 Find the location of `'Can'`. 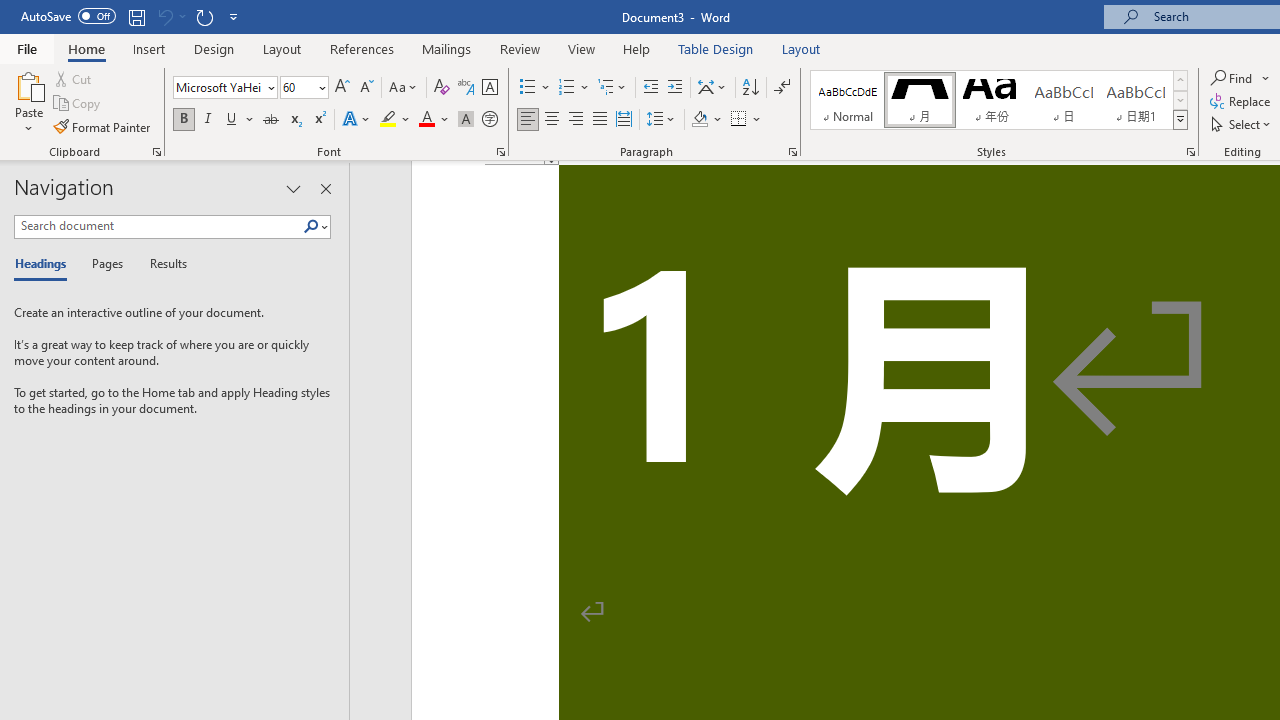

'Can' is located at coordinates (164, 16).